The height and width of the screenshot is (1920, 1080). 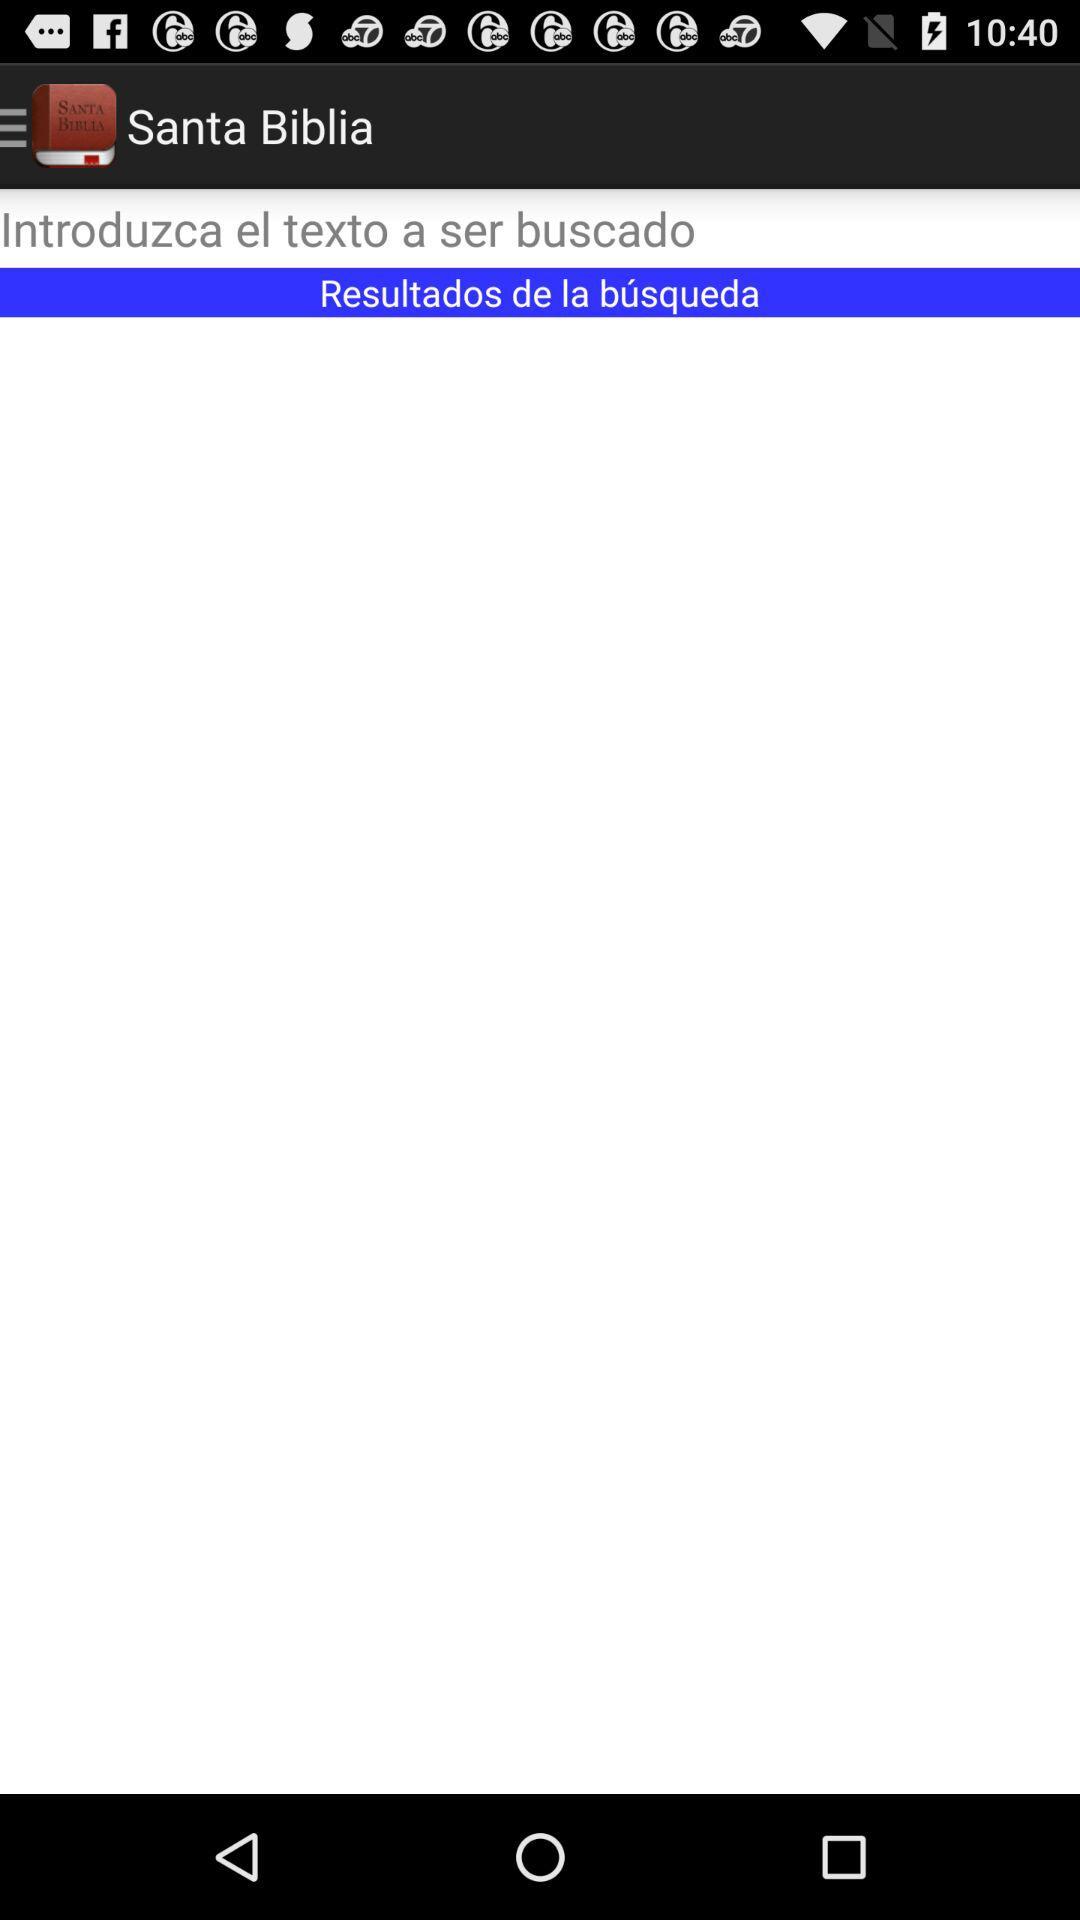 What do you see at coordinates (540, 1054) in the screenshot?
I see `research results` at bounding box center [540, 1054].